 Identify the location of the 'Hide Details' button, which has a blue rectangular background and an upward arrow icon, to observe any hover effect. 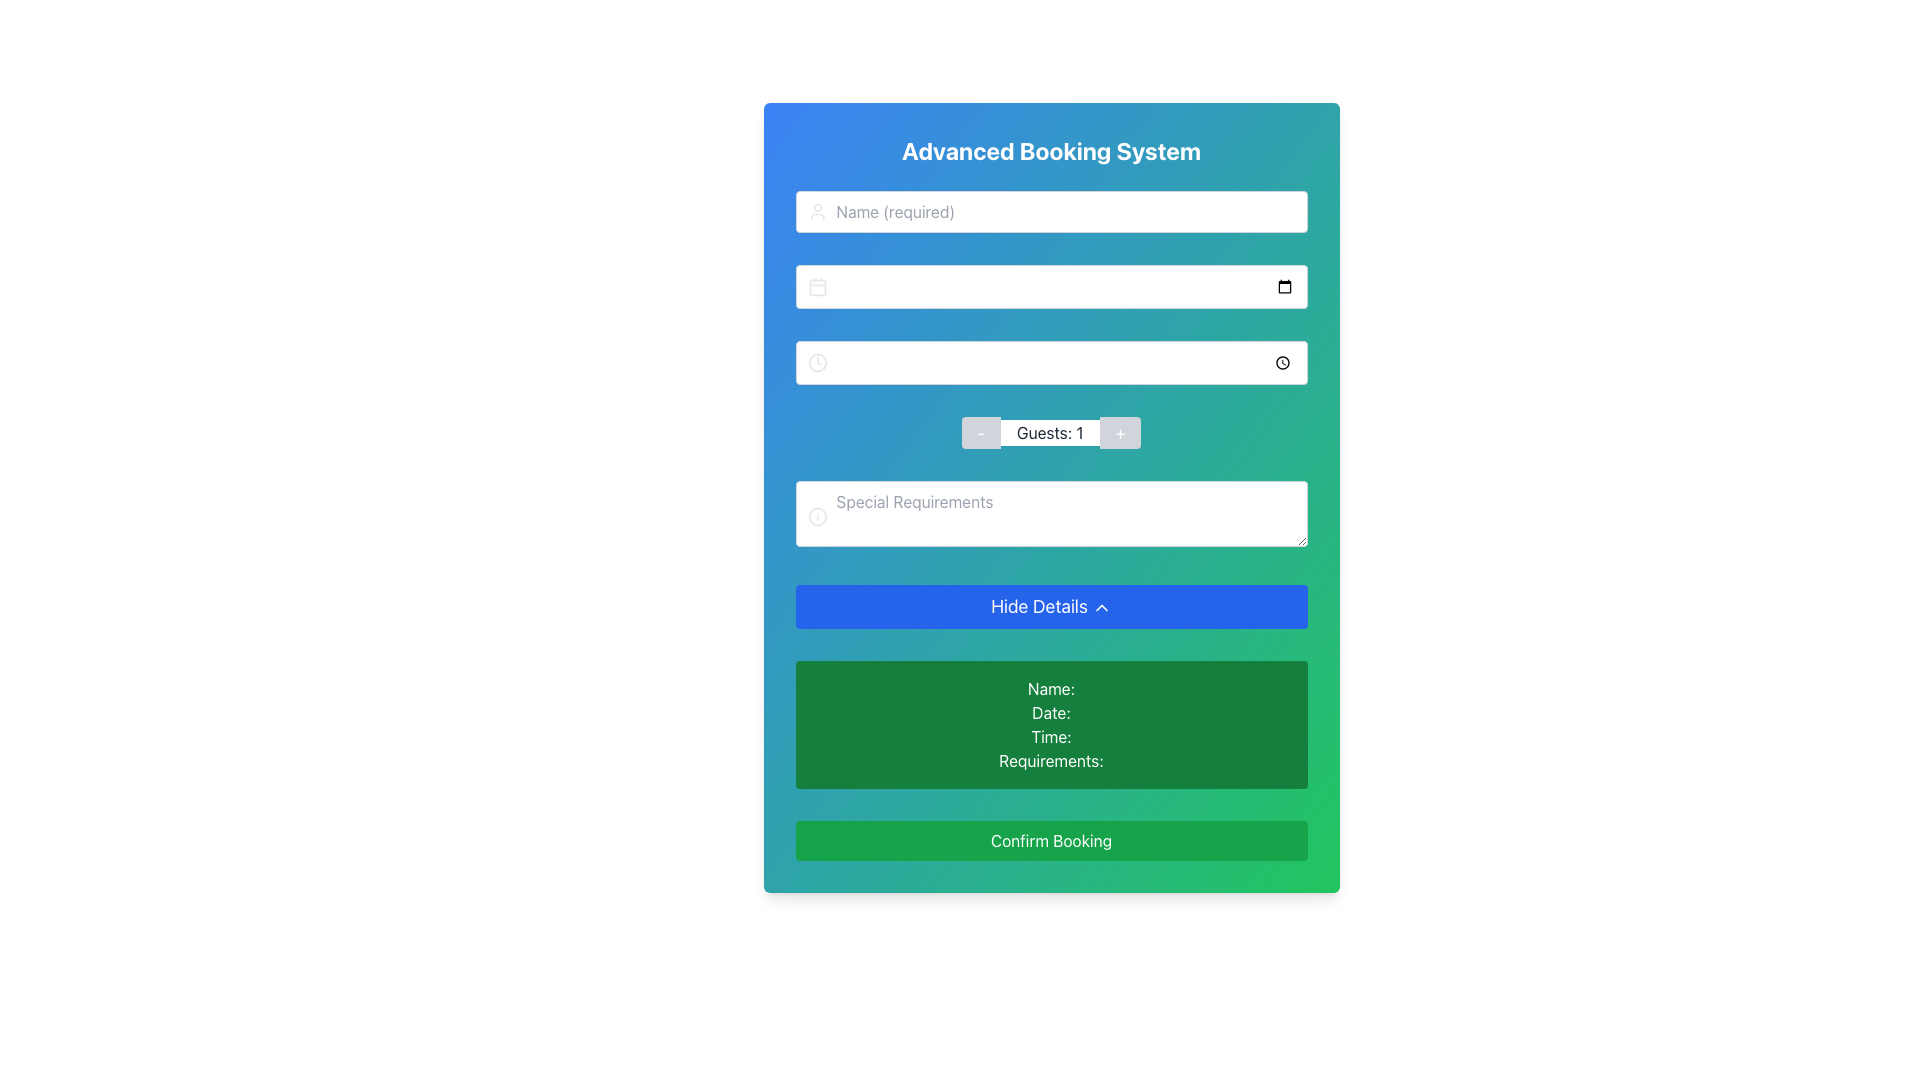
(1050, 605).